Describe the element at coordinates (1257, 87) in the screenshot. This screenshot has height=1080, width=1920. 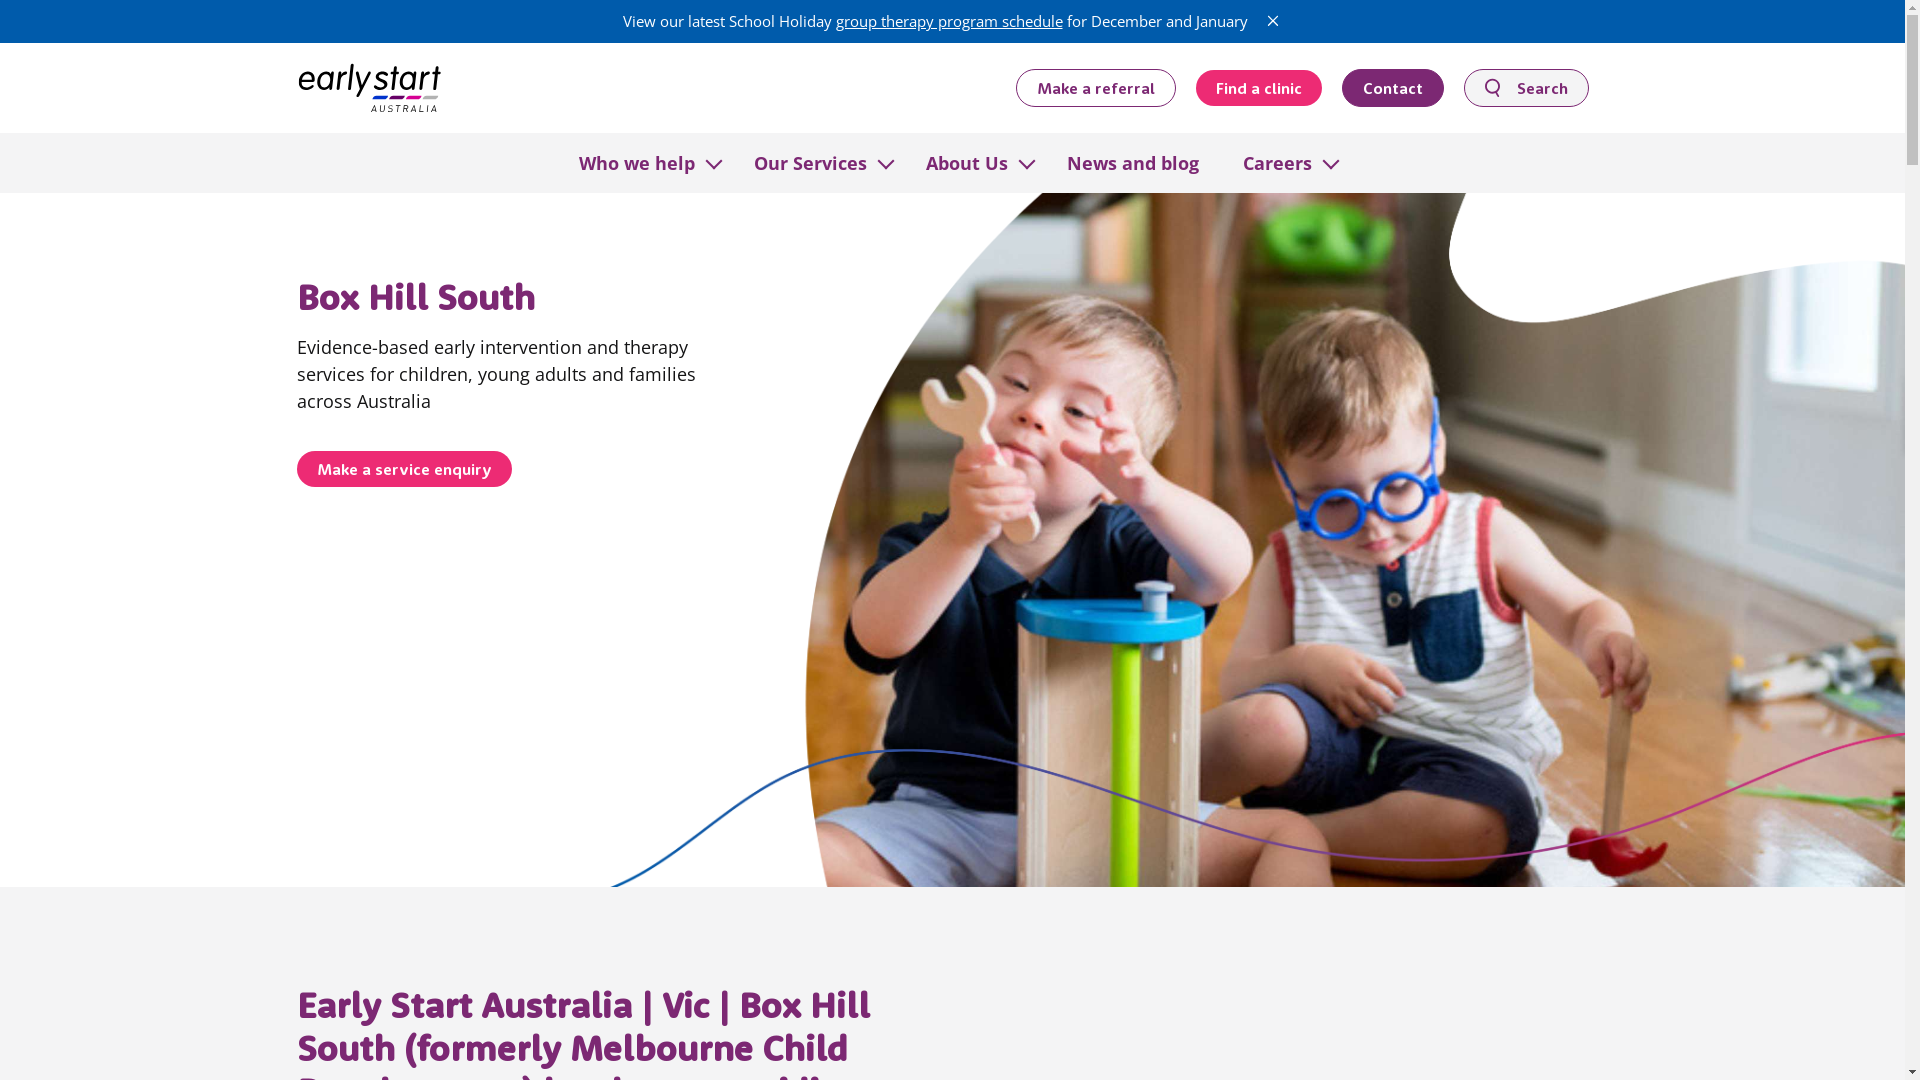
I see `'Find a clinic'` at that location.